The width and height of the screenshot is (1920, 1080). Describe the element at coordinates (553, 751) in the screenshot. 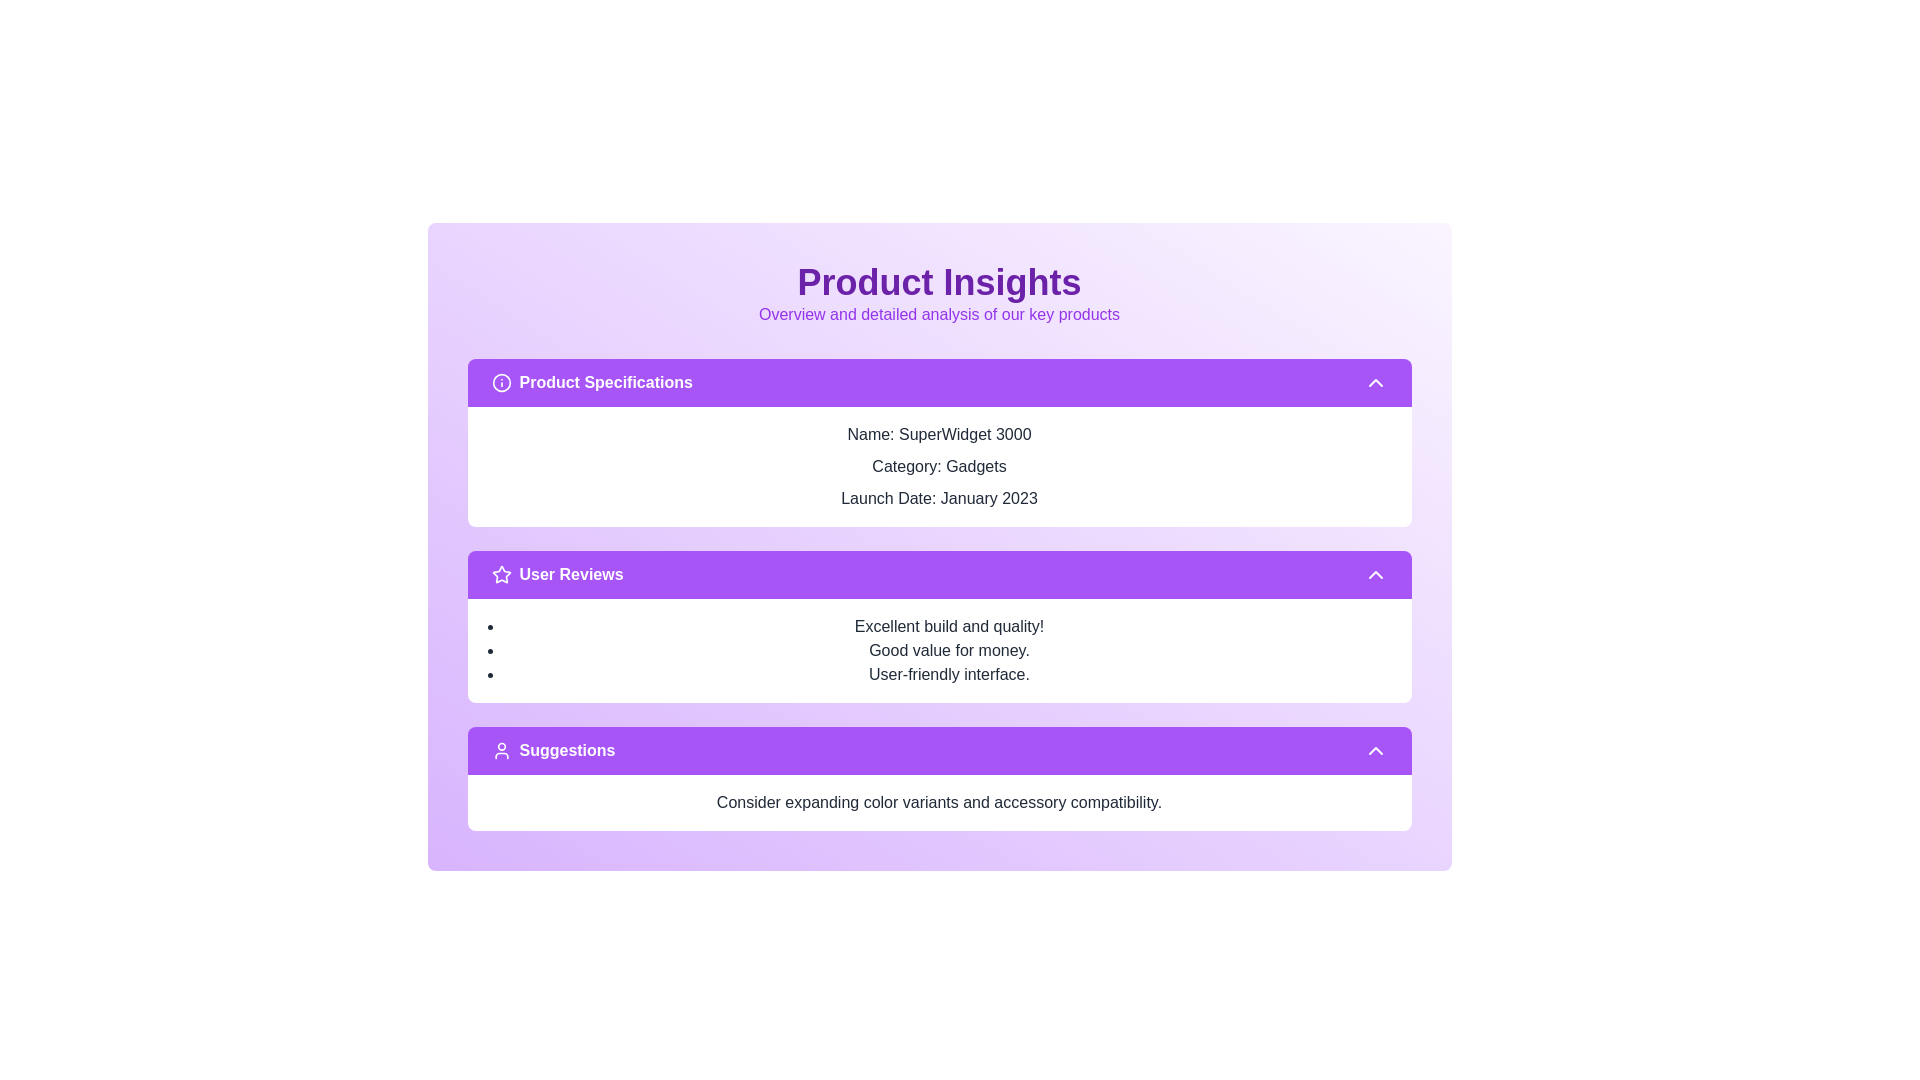

I see `text of the header section labeled 'Suggestions', which is located at the bottom of the vertical stack of panels including 'Product Specifications' and 'User Reviews'` at that location.